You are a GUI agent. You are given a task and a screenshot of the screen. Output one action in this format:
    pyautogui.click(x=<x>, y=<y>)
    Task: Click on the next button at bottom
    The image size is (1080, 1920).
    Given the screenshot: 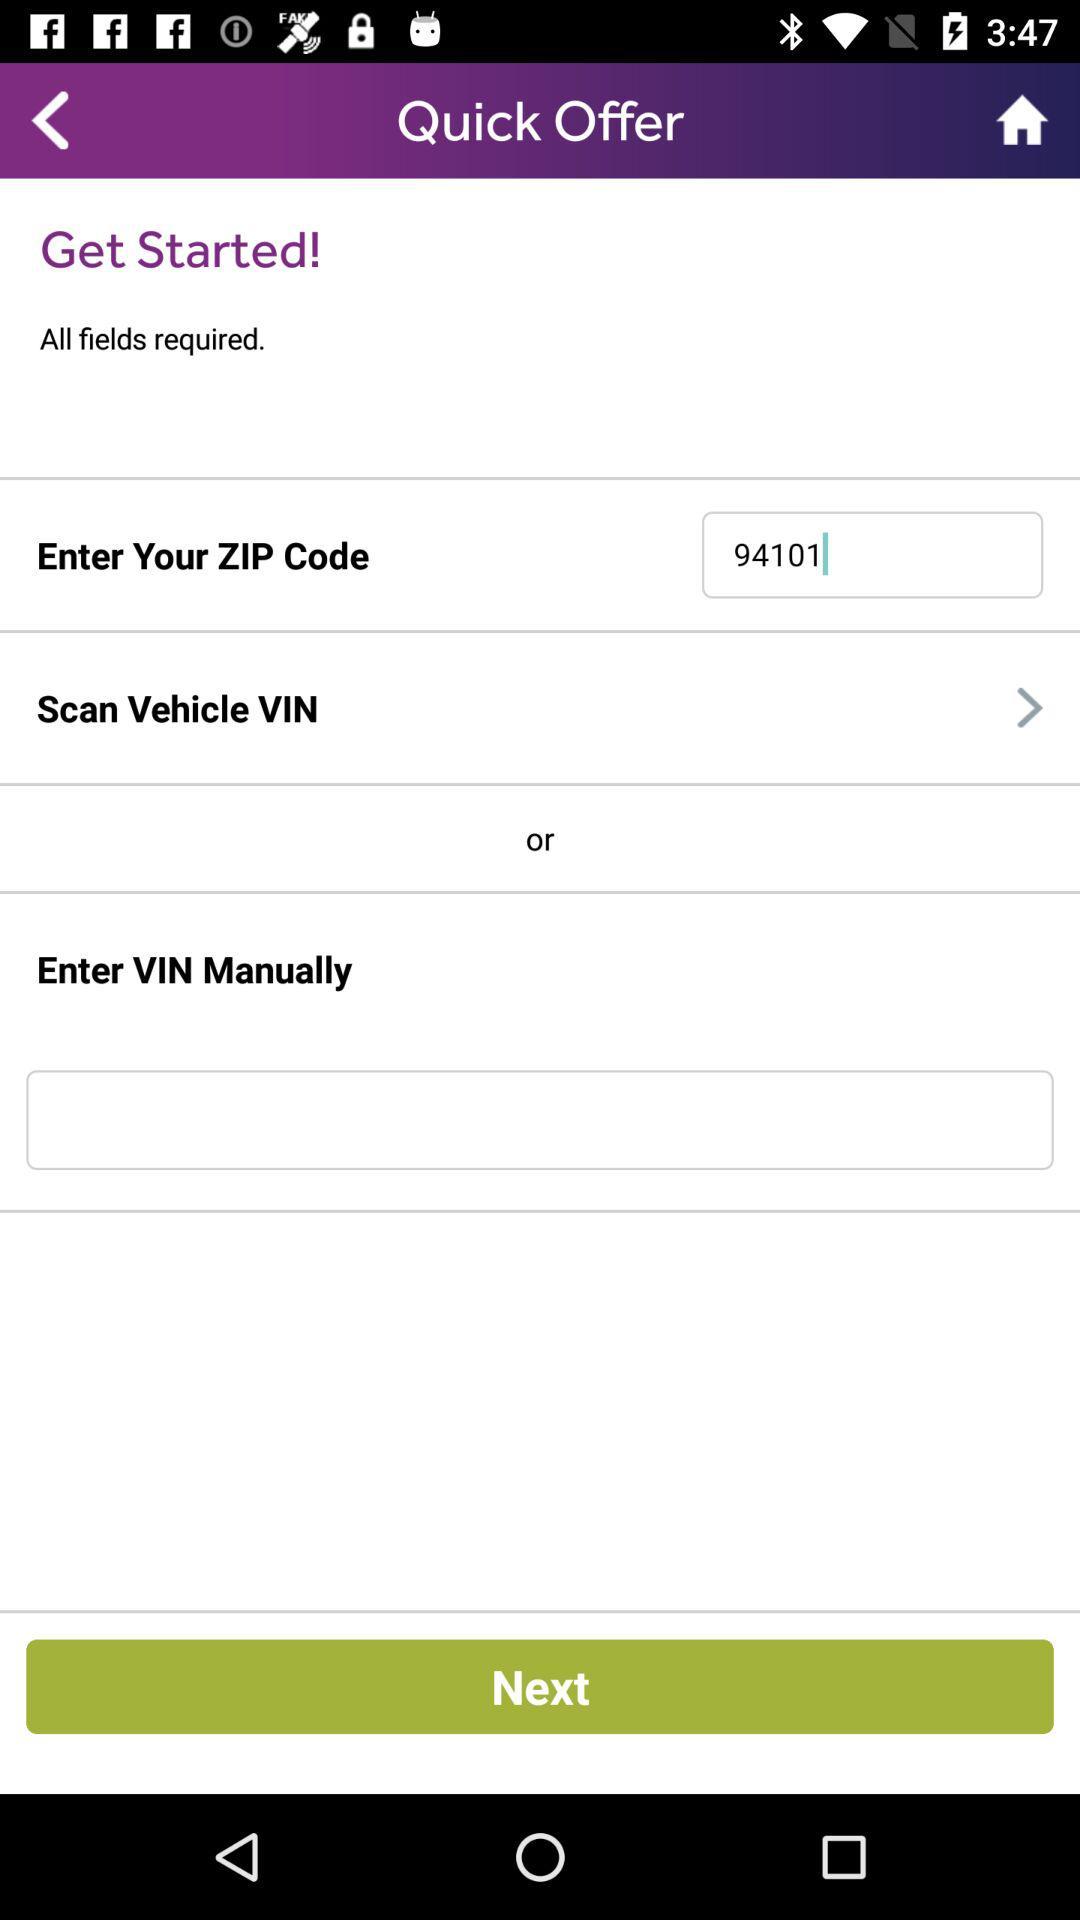 What is the action you would take?
    pyautogui.click(x=540, y=1685)
    